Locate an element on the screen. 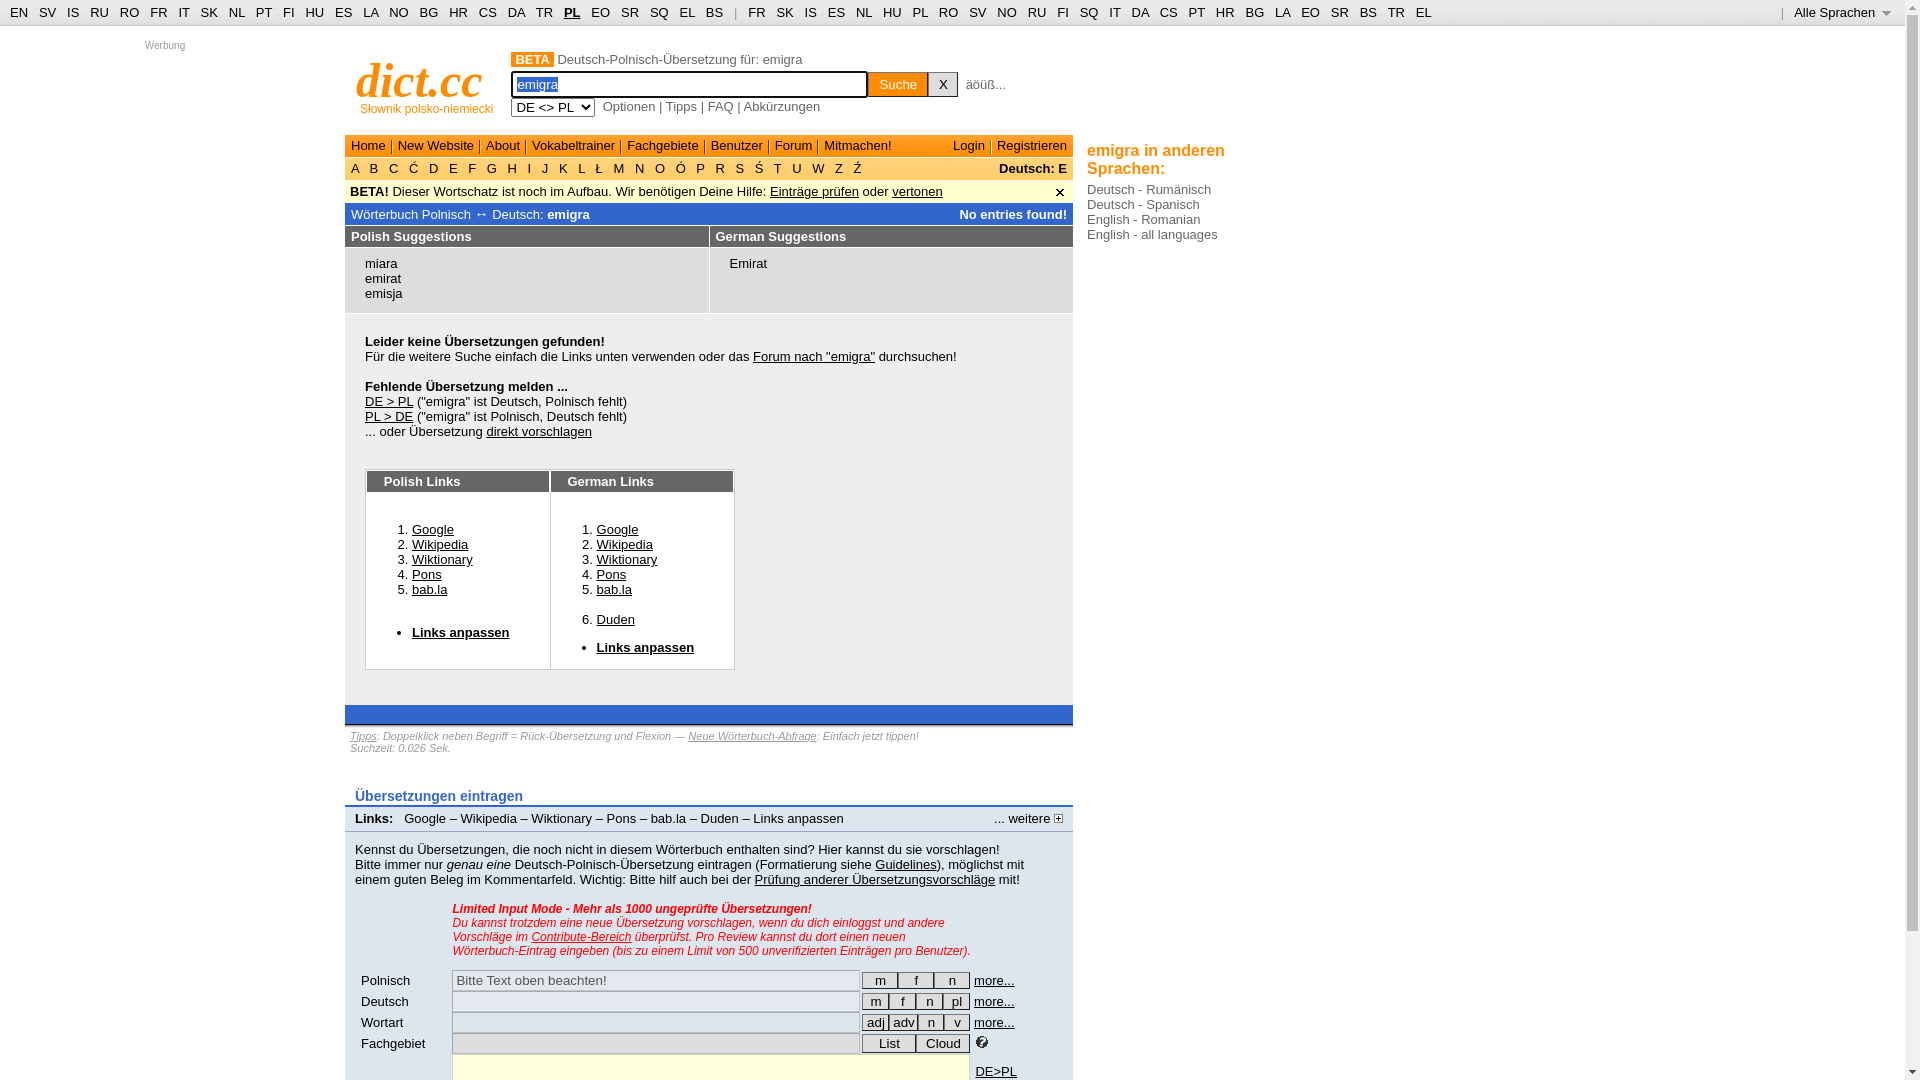 The image size is (1920, 1080). 'f' is located at coordinates (901, 1001).